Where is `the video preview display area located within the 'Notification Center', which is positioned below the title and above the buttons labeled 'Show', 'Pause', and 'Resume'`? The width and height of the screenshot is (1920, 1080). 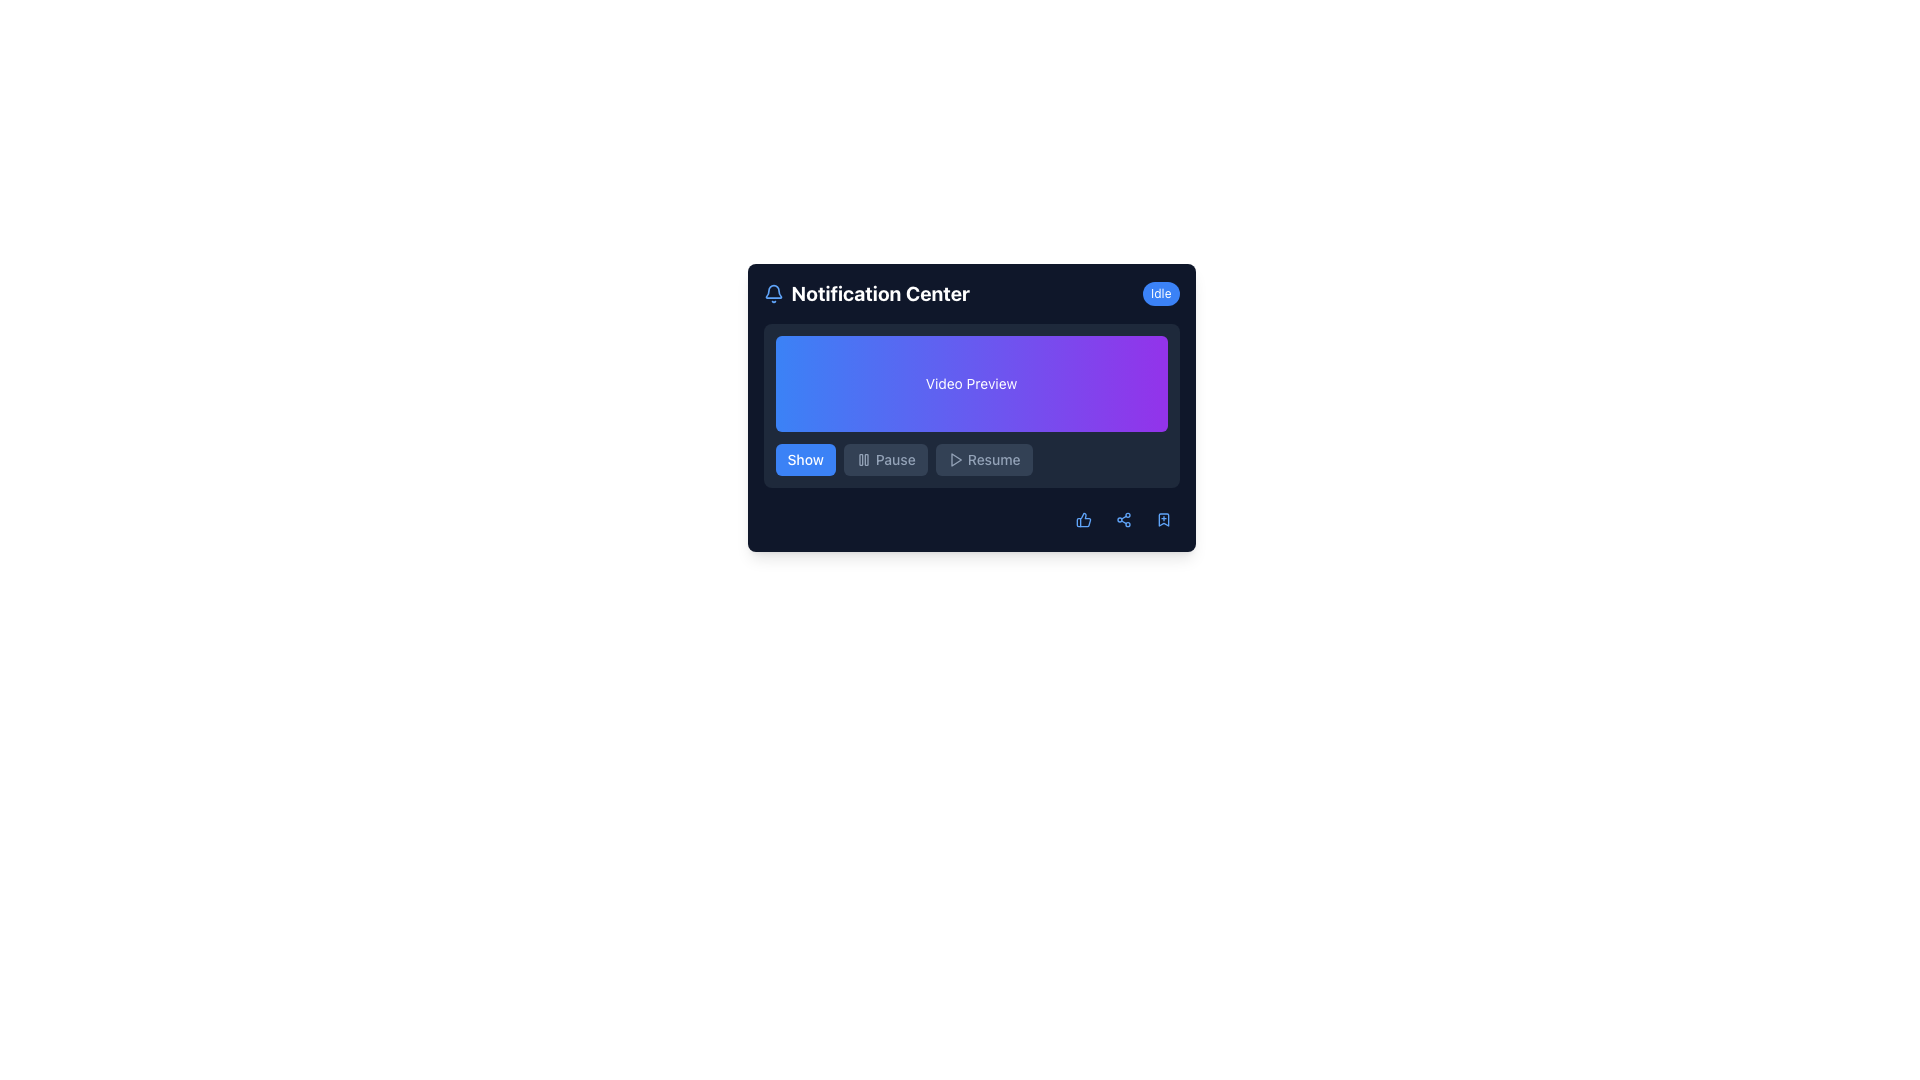
the video preview display area located within the 'Notification Center', which is positioned below the title and above the buttons labeled 'Show', 'Pause', and 'Resume' is located at coordinates (971, 405).